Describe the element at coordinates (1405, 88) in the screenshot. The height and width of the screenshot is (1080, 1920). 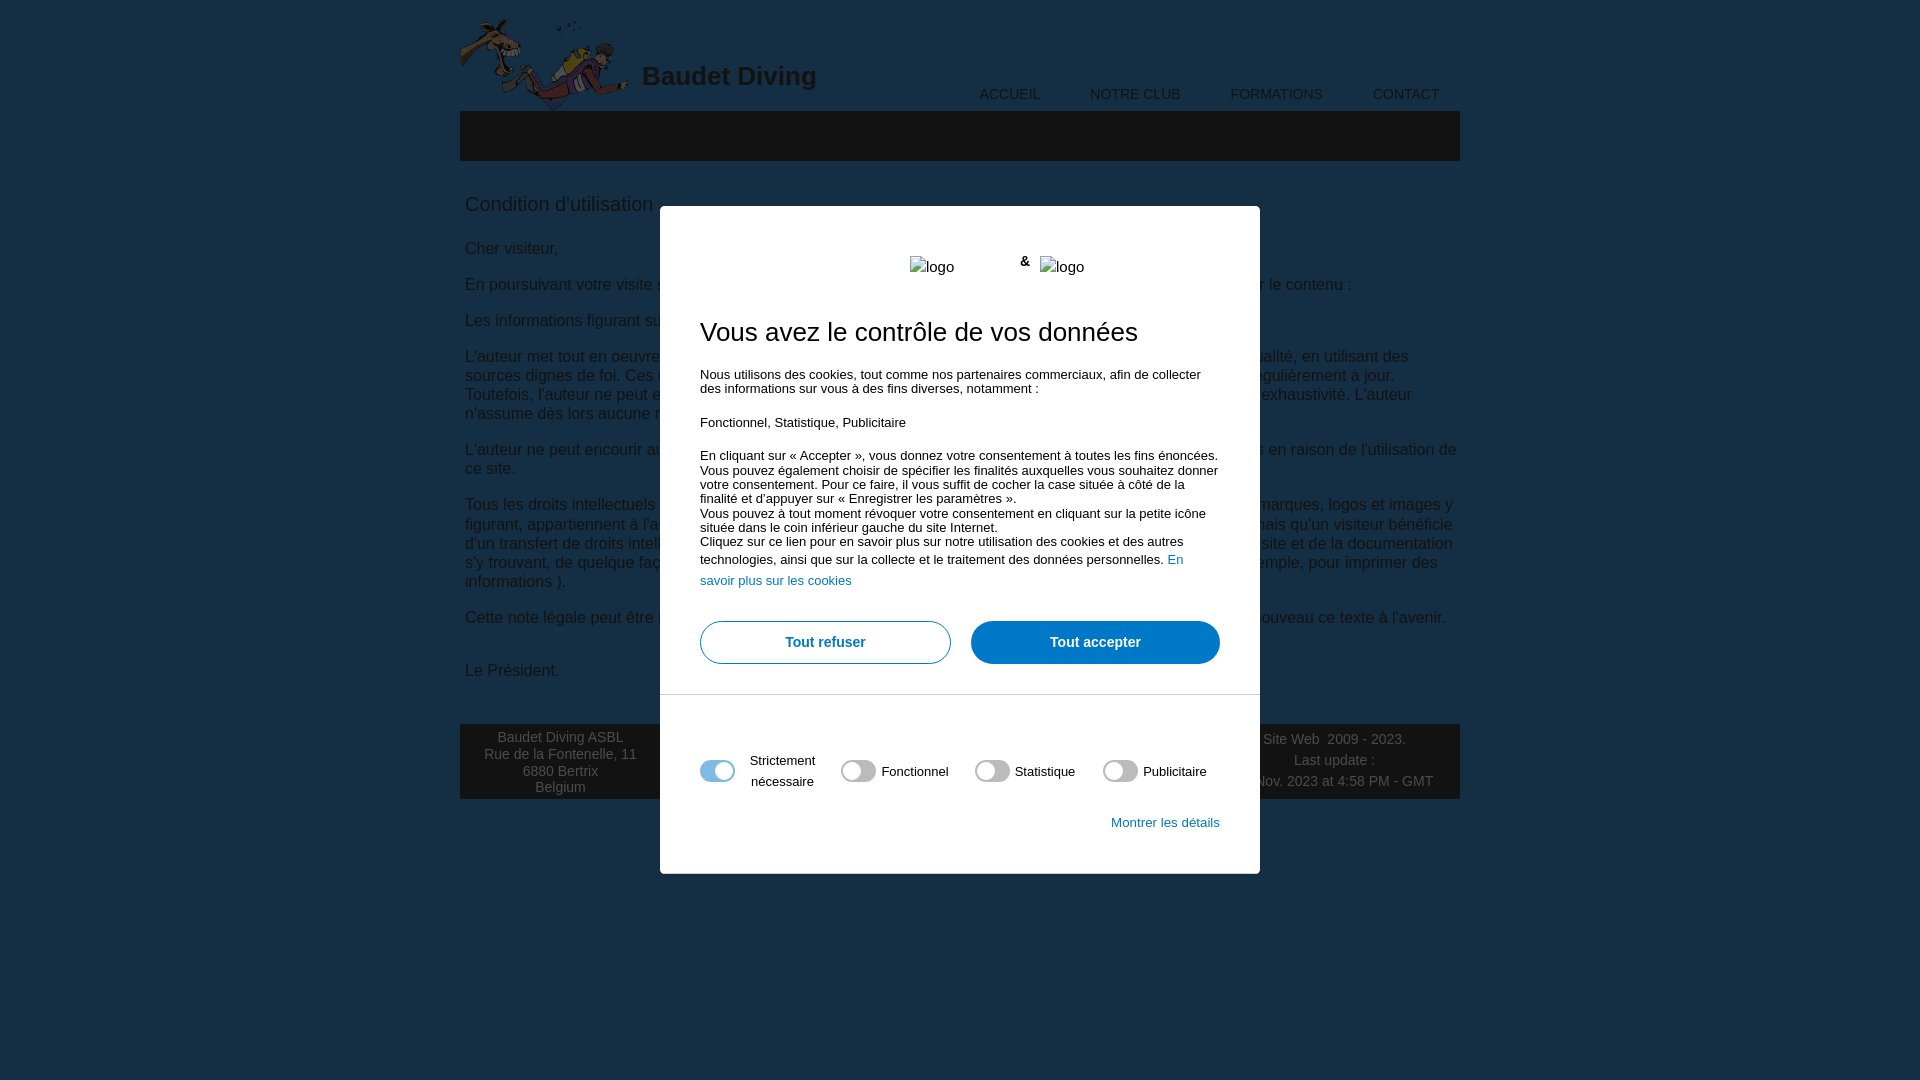
I see `'CONTACT'` at that location.